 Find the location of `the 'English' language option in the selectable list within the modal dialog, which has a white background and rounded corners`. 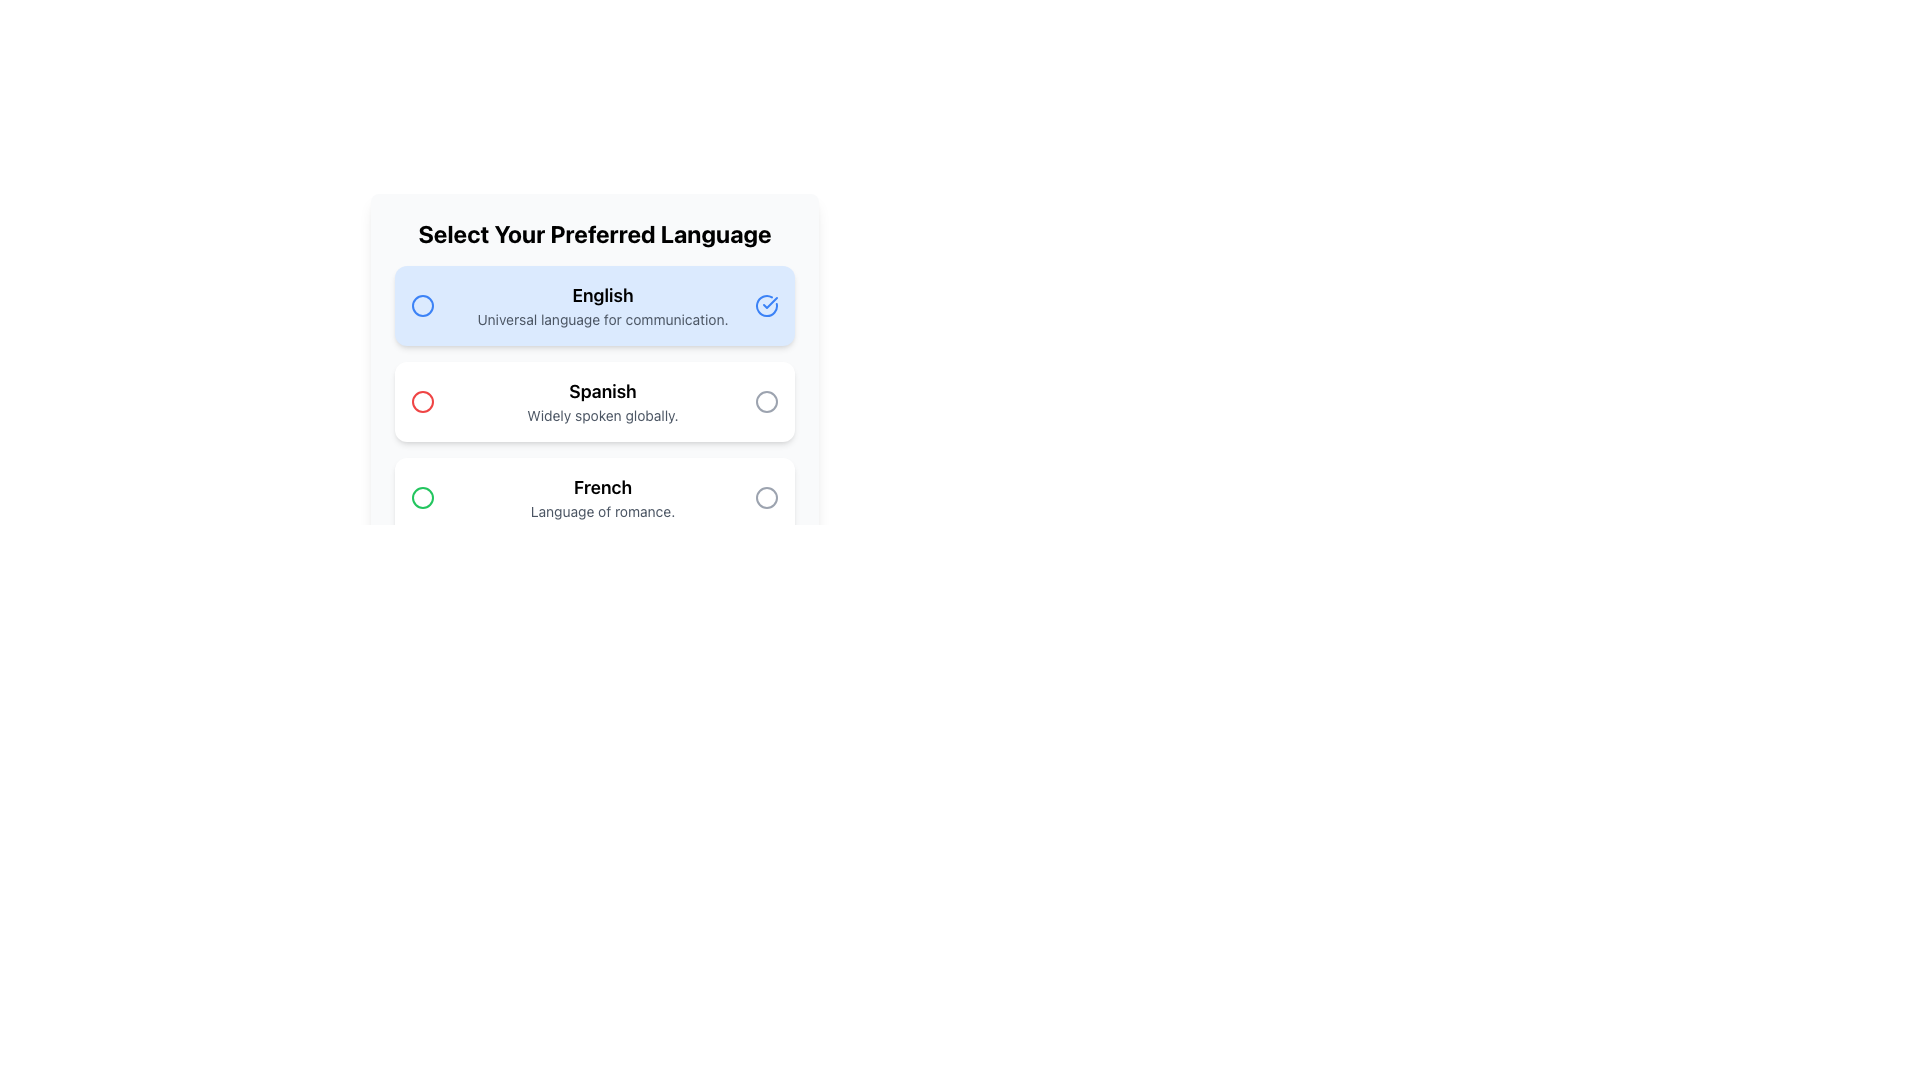

the 'English' language option in the selectable list within the modal dialog, which has a white background and rounded corners is located at coordinates (594, 346).